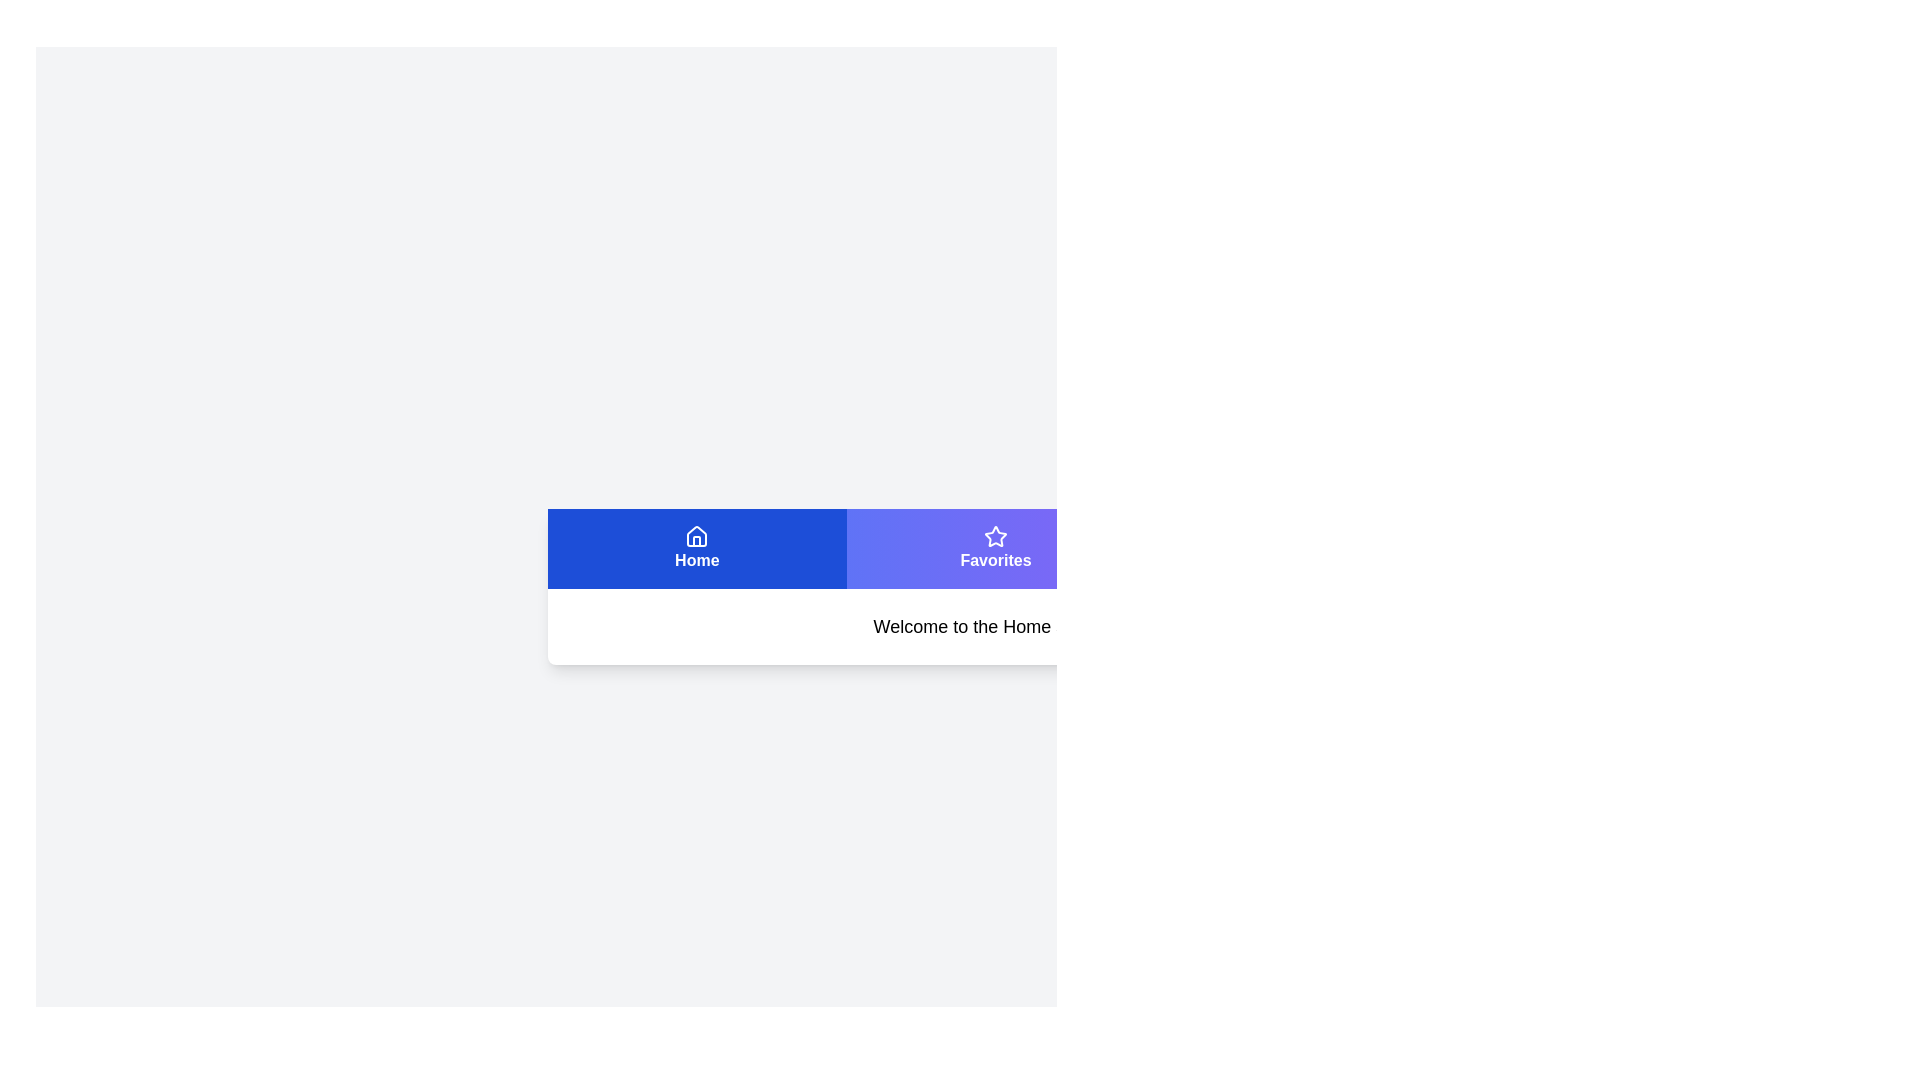  Describe the element at coordinates (996, 548) in the screenshot. I see `the 'Favorites' section of the navigation bar` at that location.